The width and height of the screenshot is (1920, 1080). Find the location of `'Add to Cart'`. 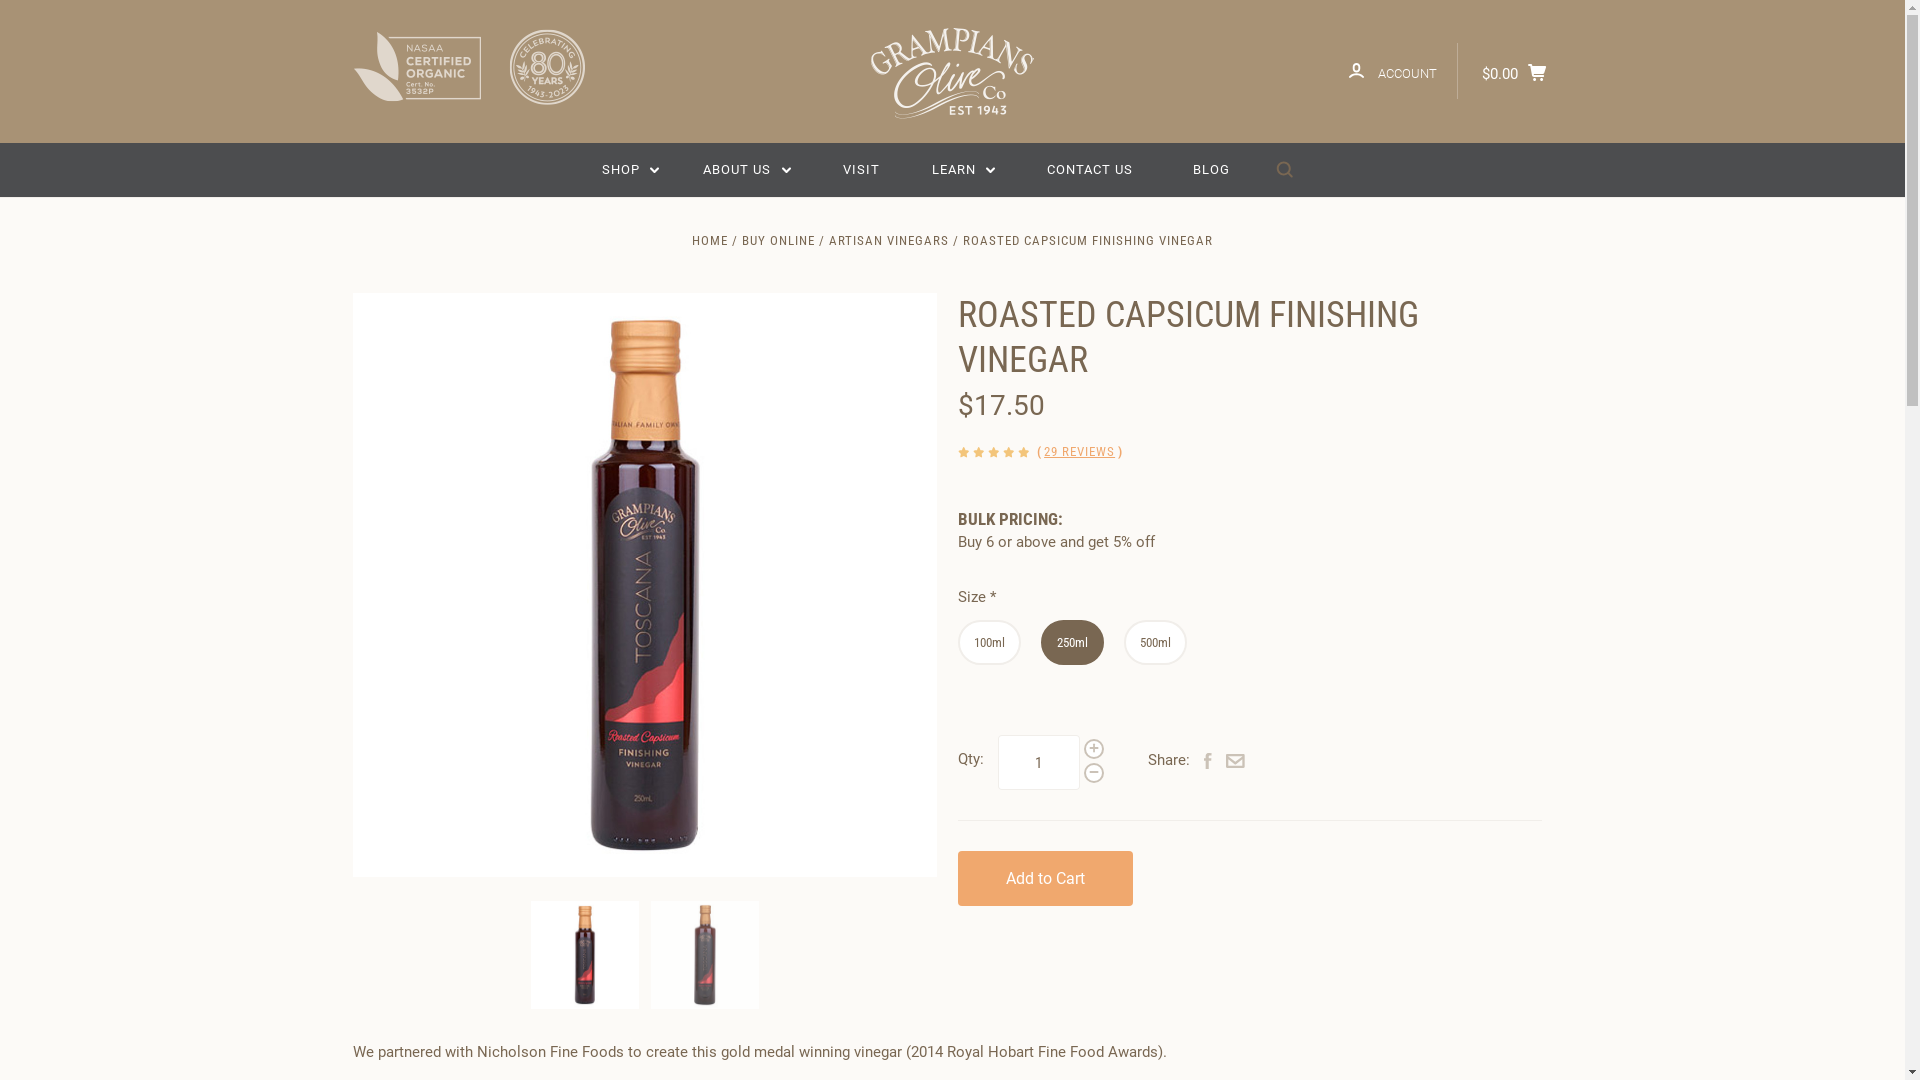

'Add to Cart' is located at coordinates (1044, 877).